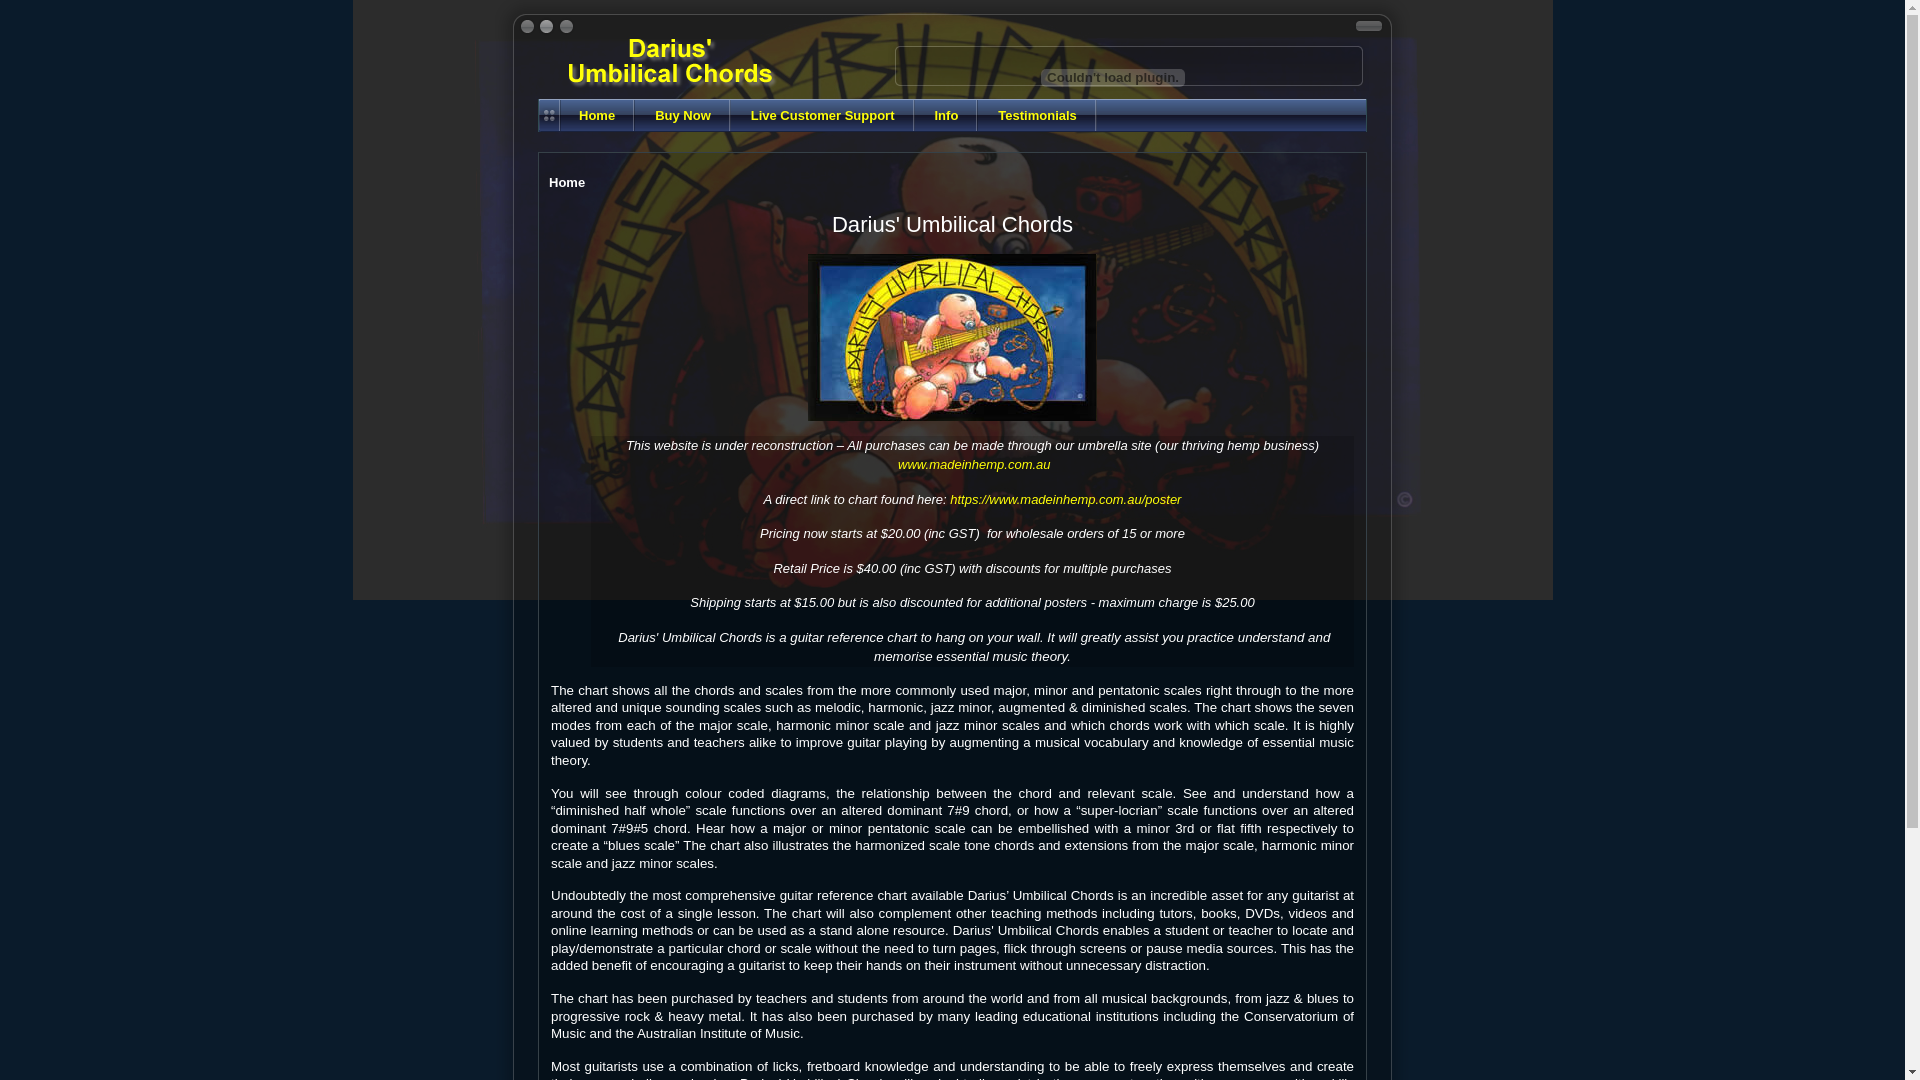  I want to click on 'Testimonials', so click(978, 115).